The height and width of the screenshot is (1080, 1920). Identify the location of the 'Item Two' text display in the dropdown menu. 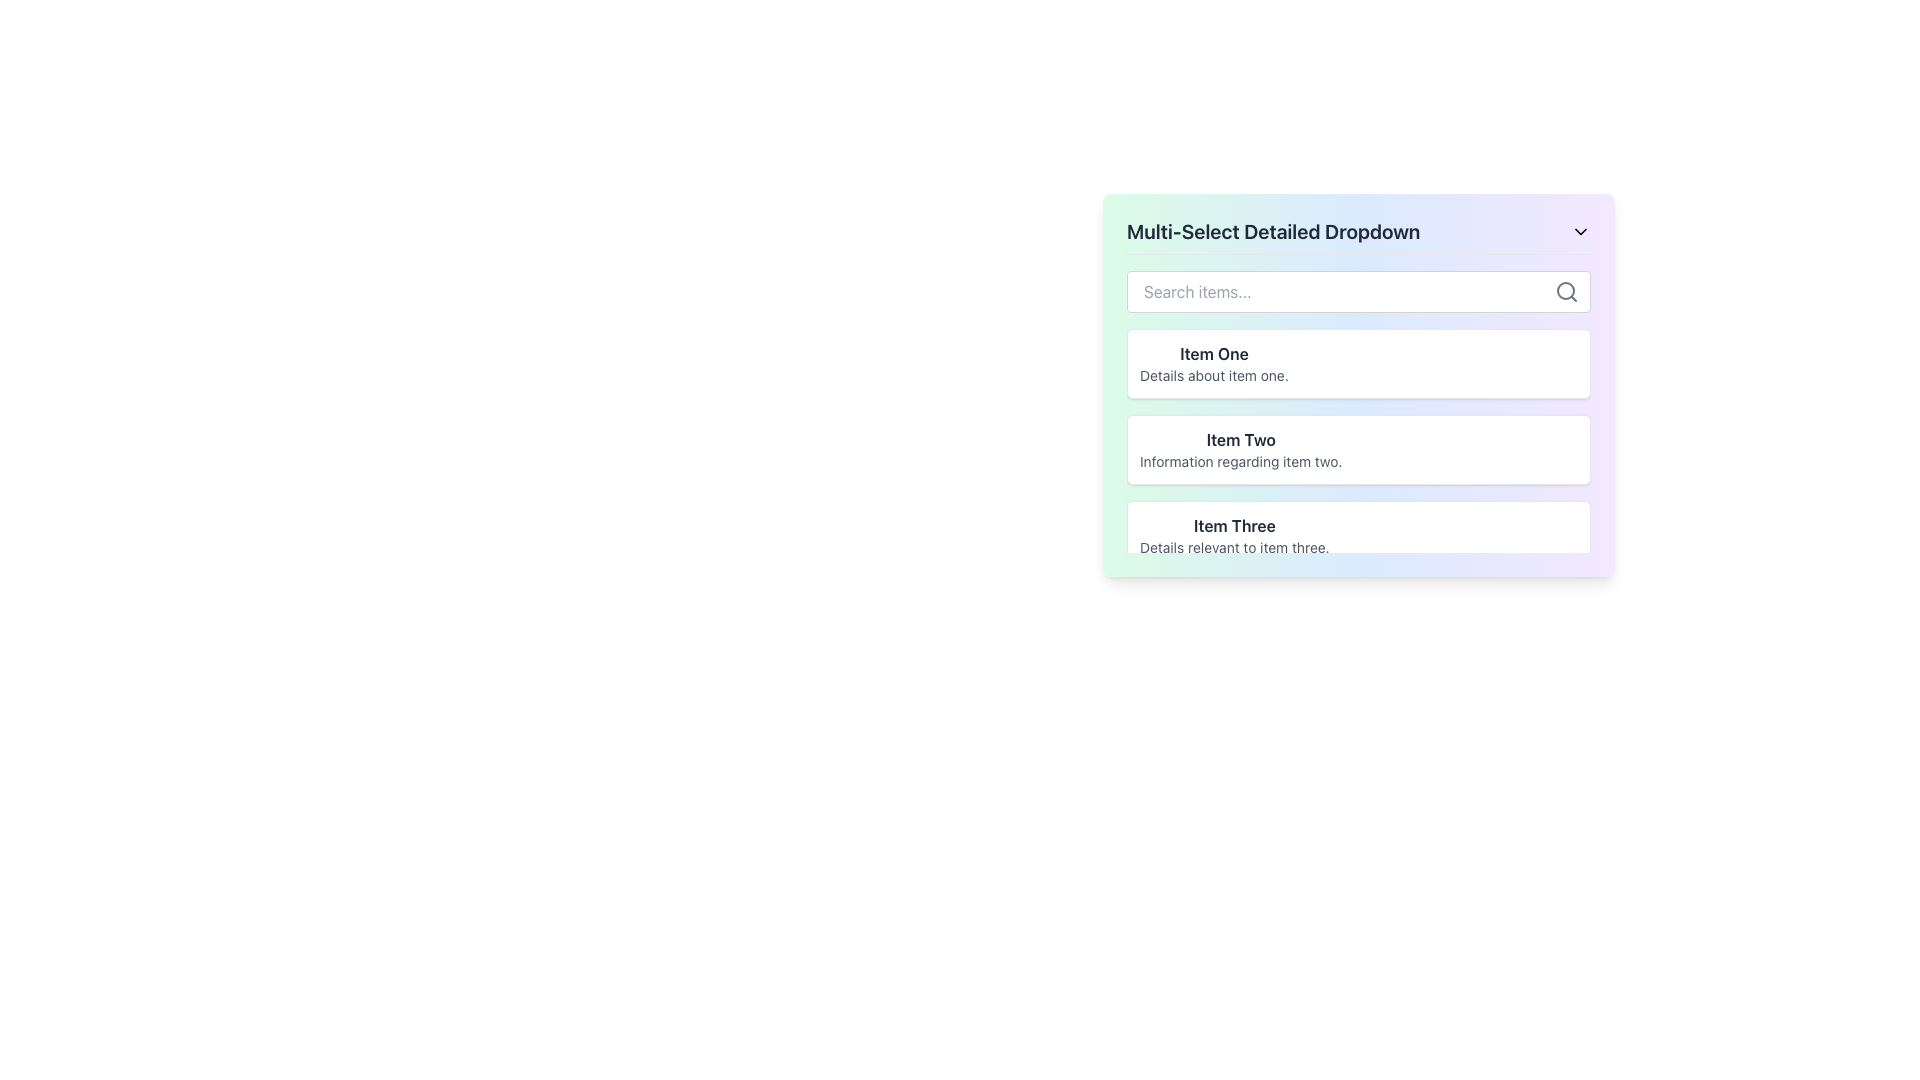
(1240, 450).